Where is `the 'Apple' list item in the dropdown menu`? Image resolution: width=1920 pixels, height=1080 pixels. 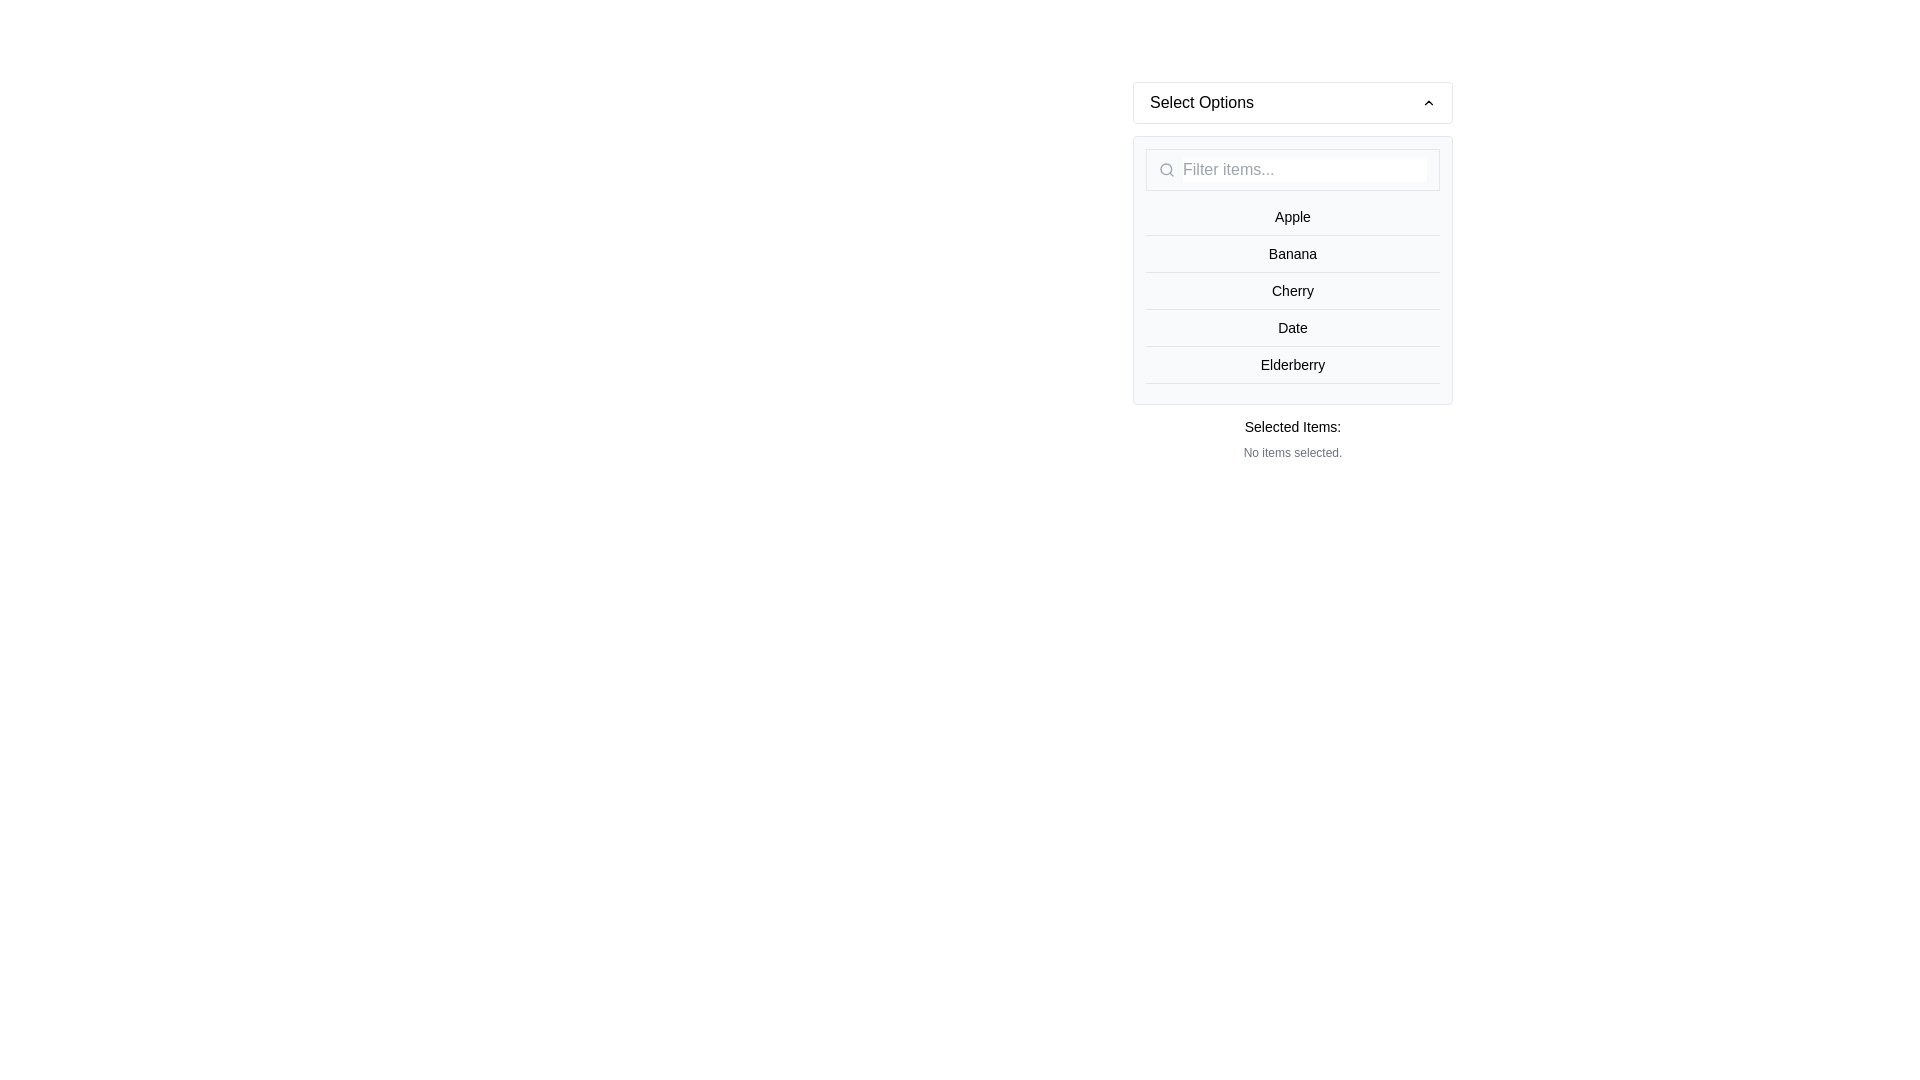
the 'Apple' list item in the dropdown menu is located at coordinates (1292, 217).